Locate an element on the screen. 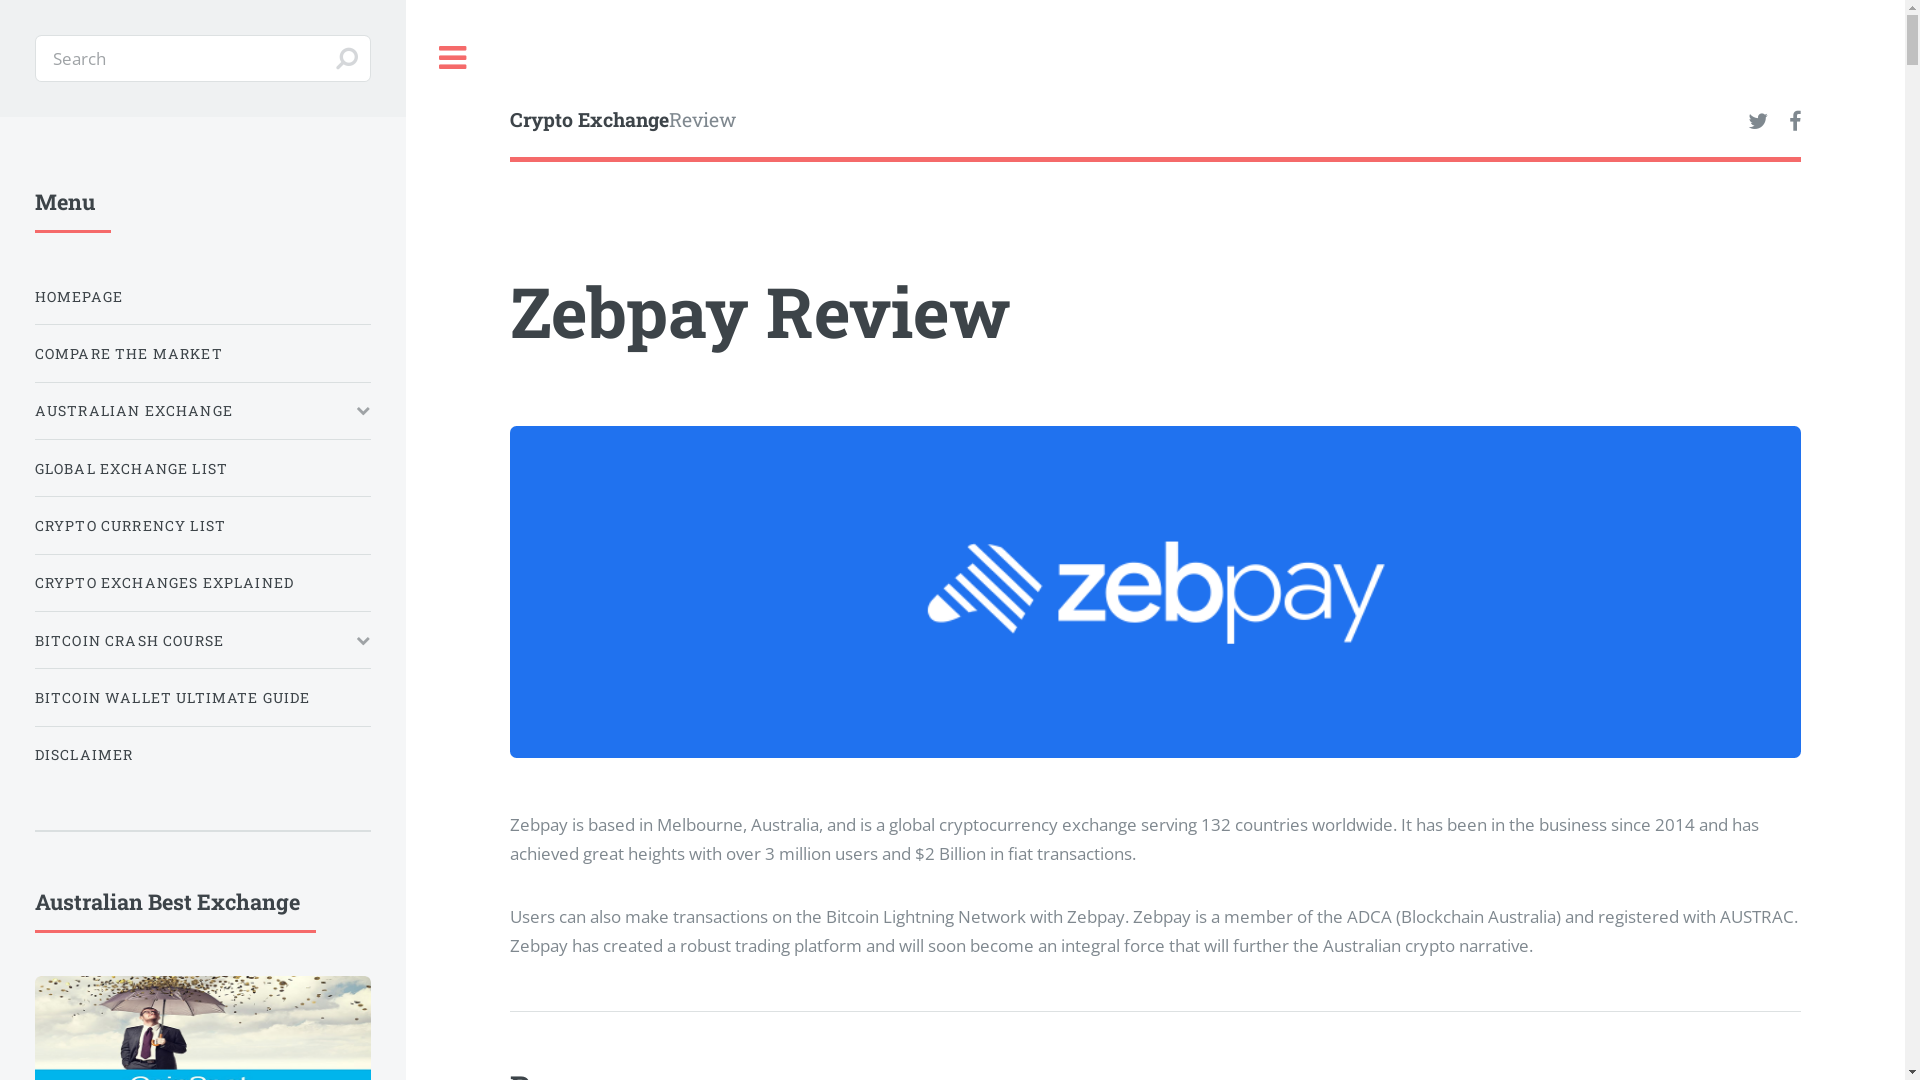  'HOMEPAGE' is located at coordinates (202, 296).